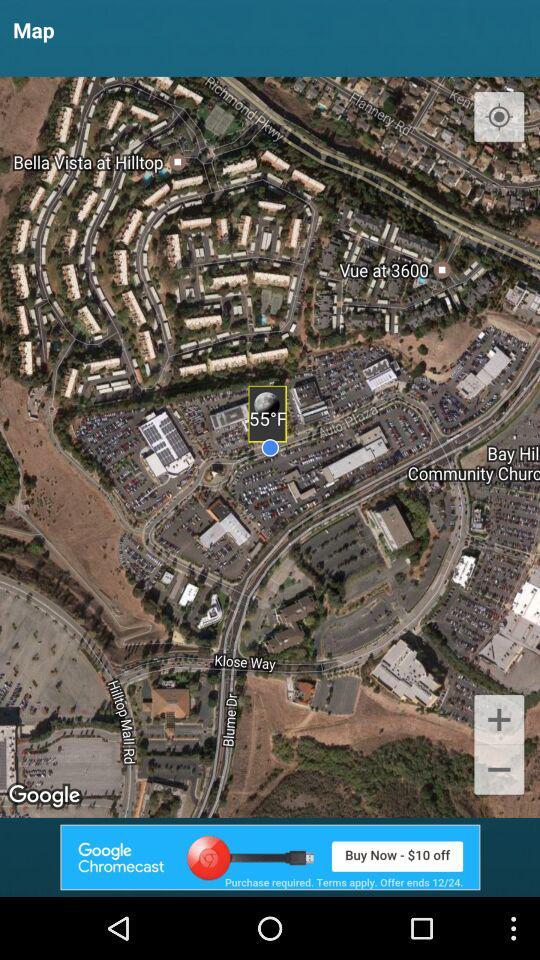 The image size is (540, 960). I want to click on for add, so click(270, 856).